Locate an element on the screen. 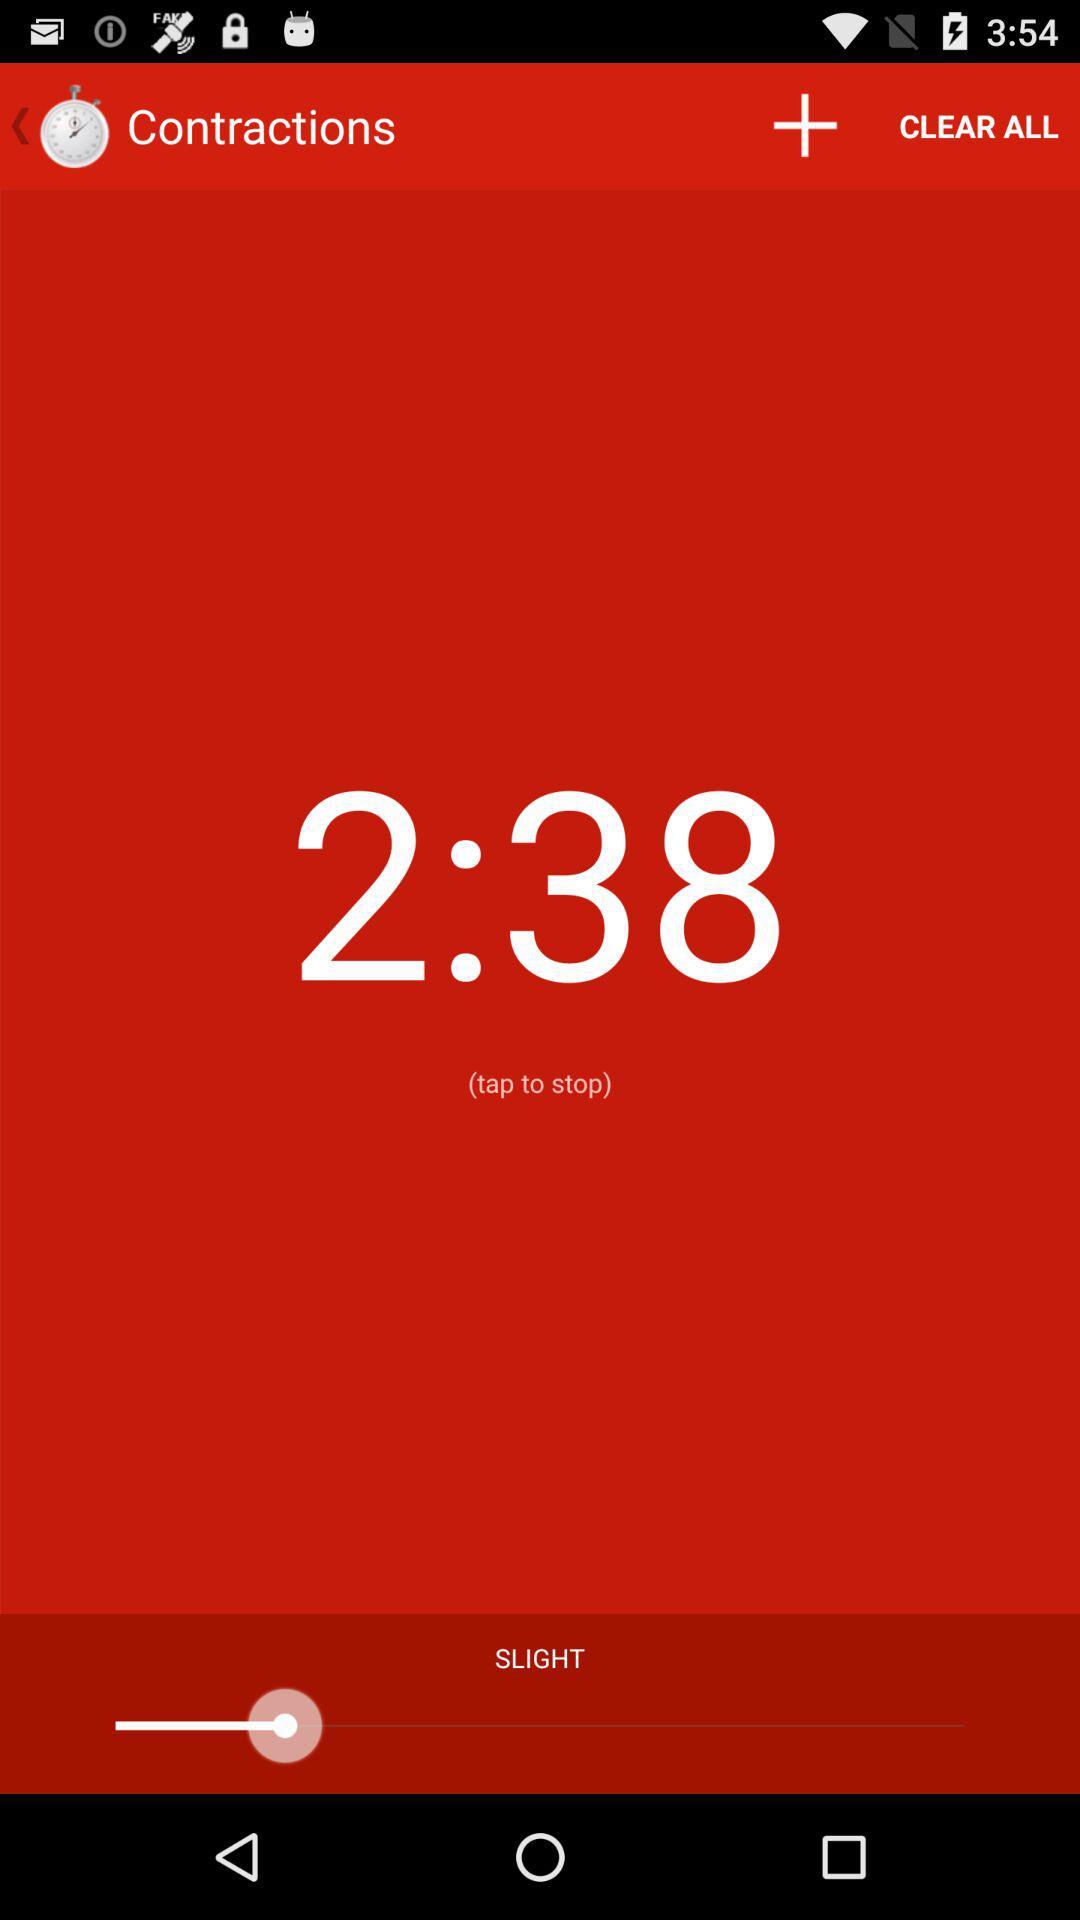 The height and width of the screenshot is (1920, 1080). item above 9 icon is located at coordinates (803, 124).